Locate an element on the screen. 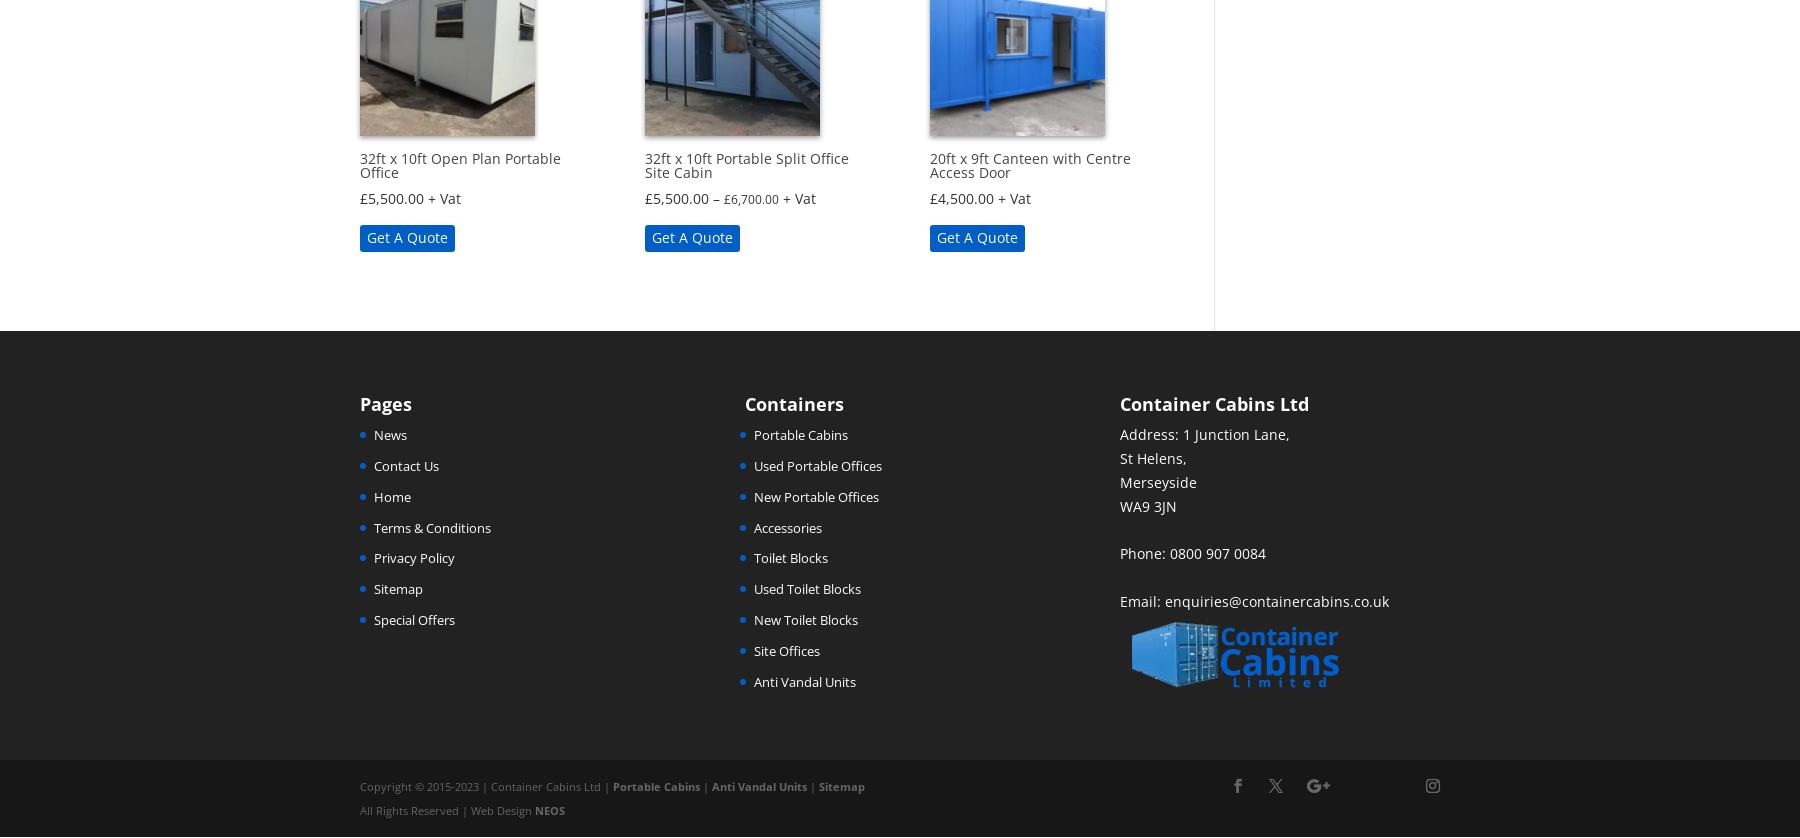 This screenshot has width=1800, height=838. 'NEOS' is located at coordinates (549, 808).